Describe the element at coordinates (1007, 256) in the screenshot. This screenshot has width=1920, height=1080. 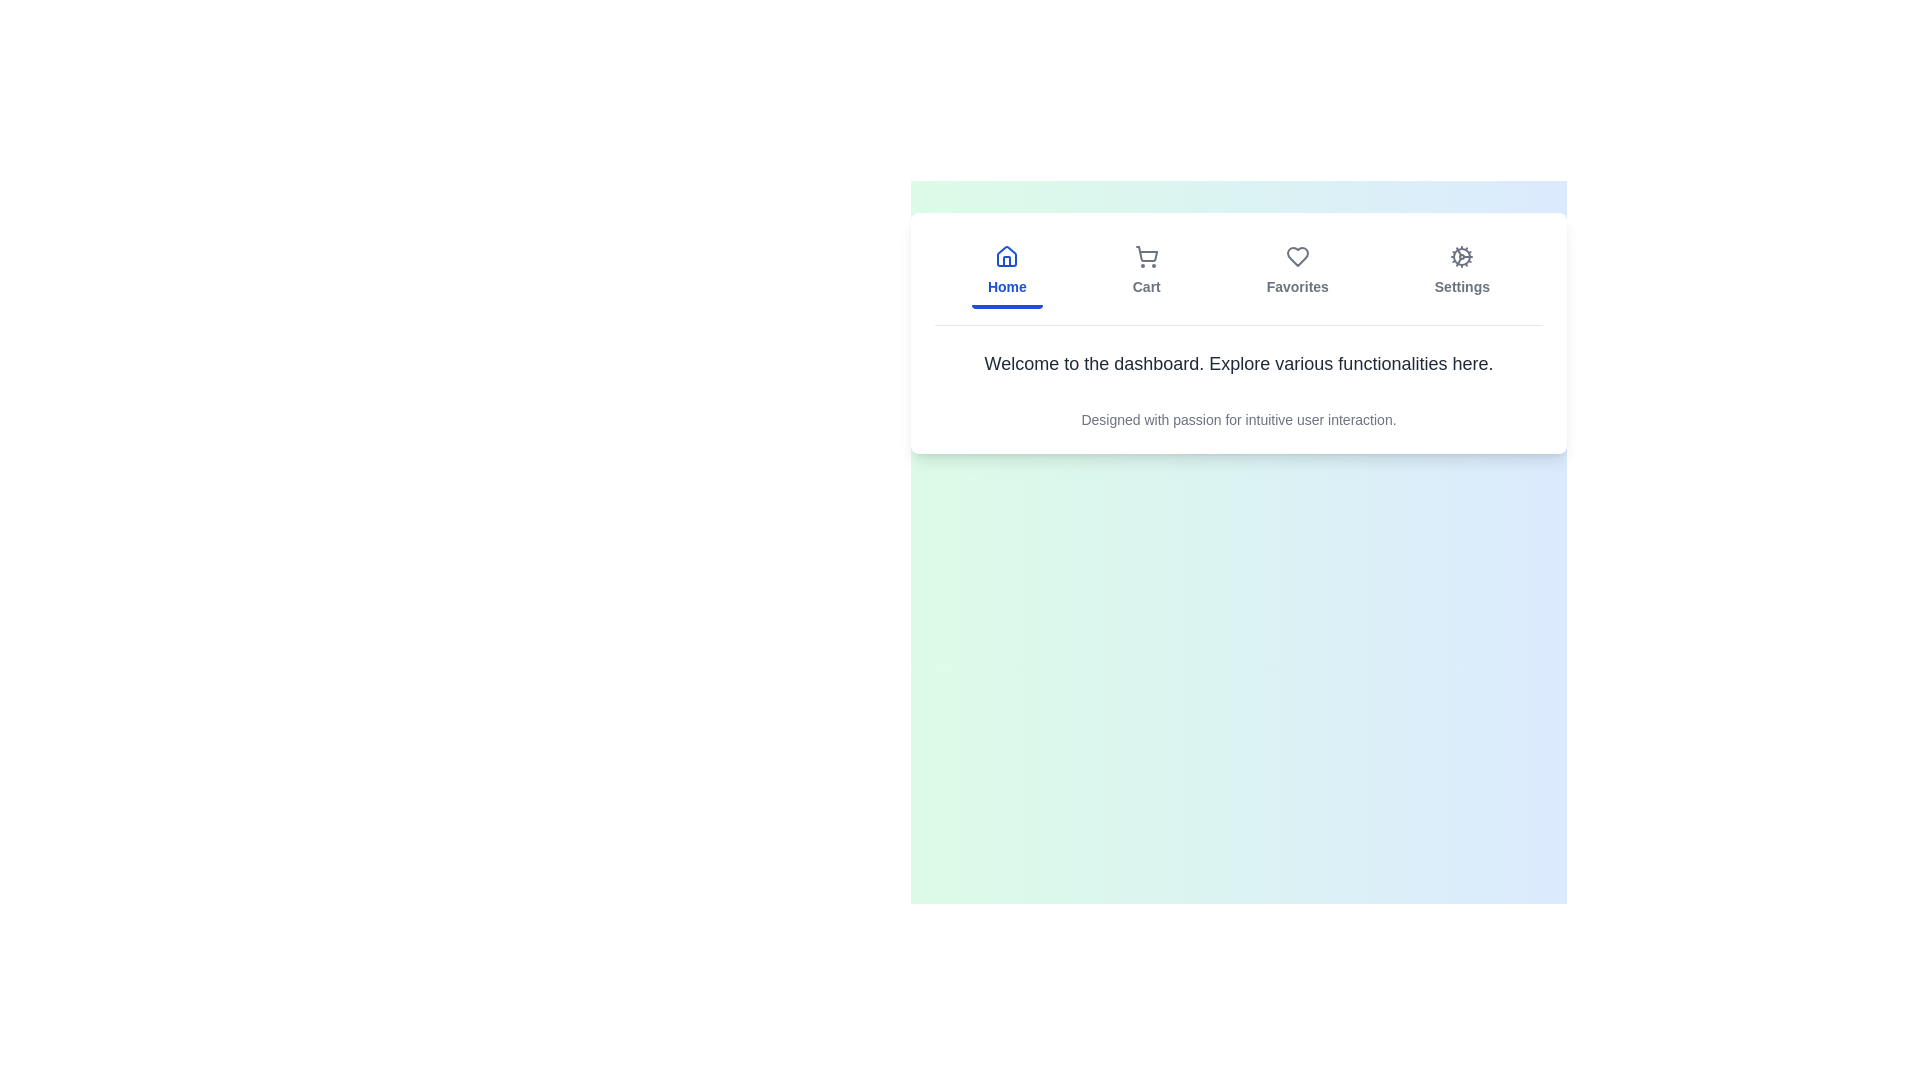
I see `the house-shaped icon with a blue outline located above the 'Home' label in the top-left section of the navigation bar` at that location.